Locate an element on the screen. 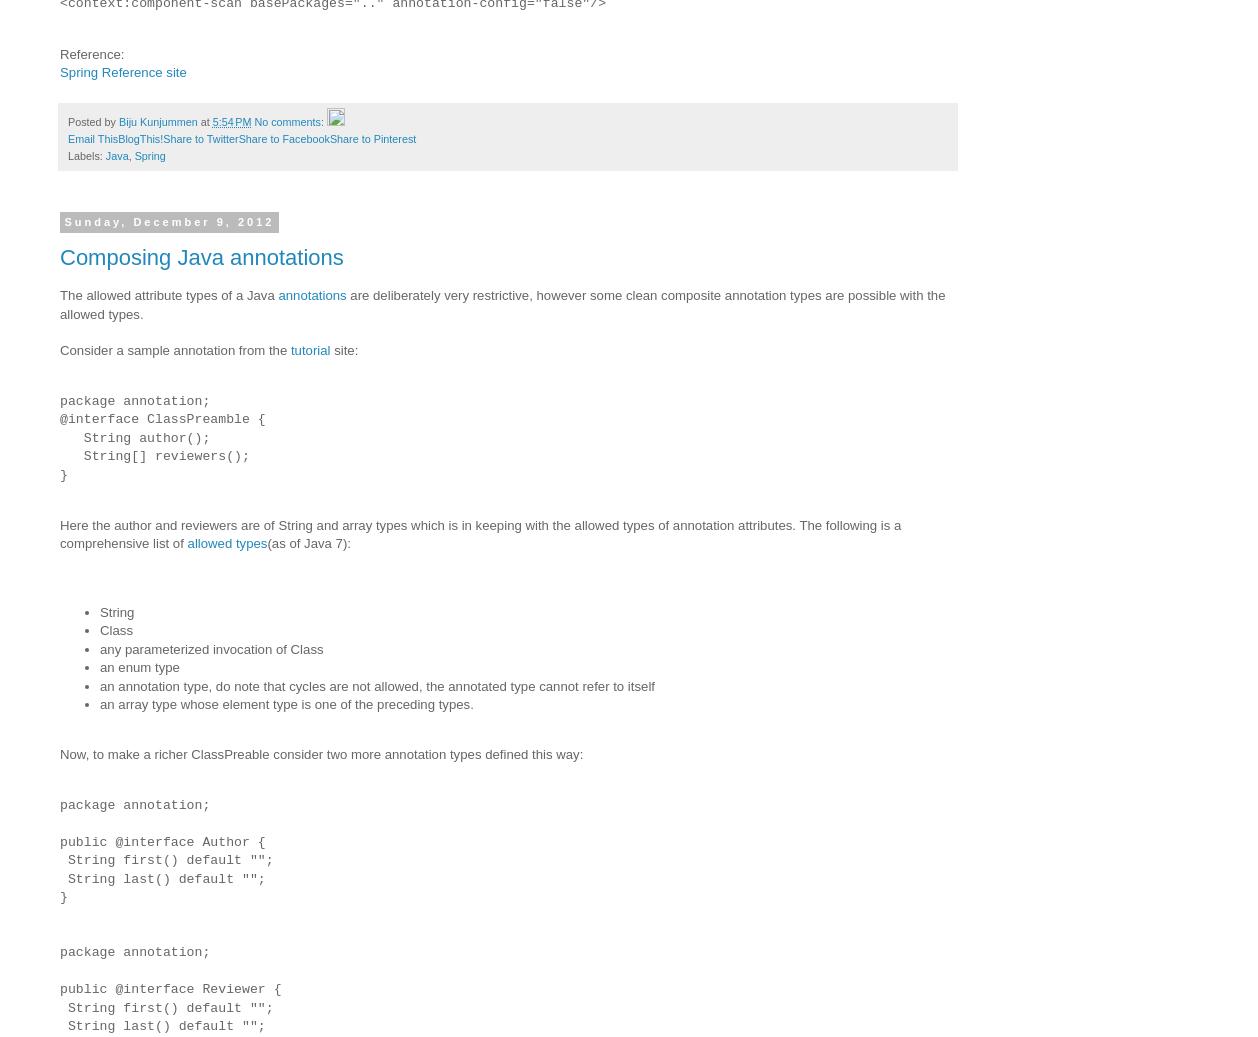  'Consider a sample annotation from the' is located at coordinates (174, 349).